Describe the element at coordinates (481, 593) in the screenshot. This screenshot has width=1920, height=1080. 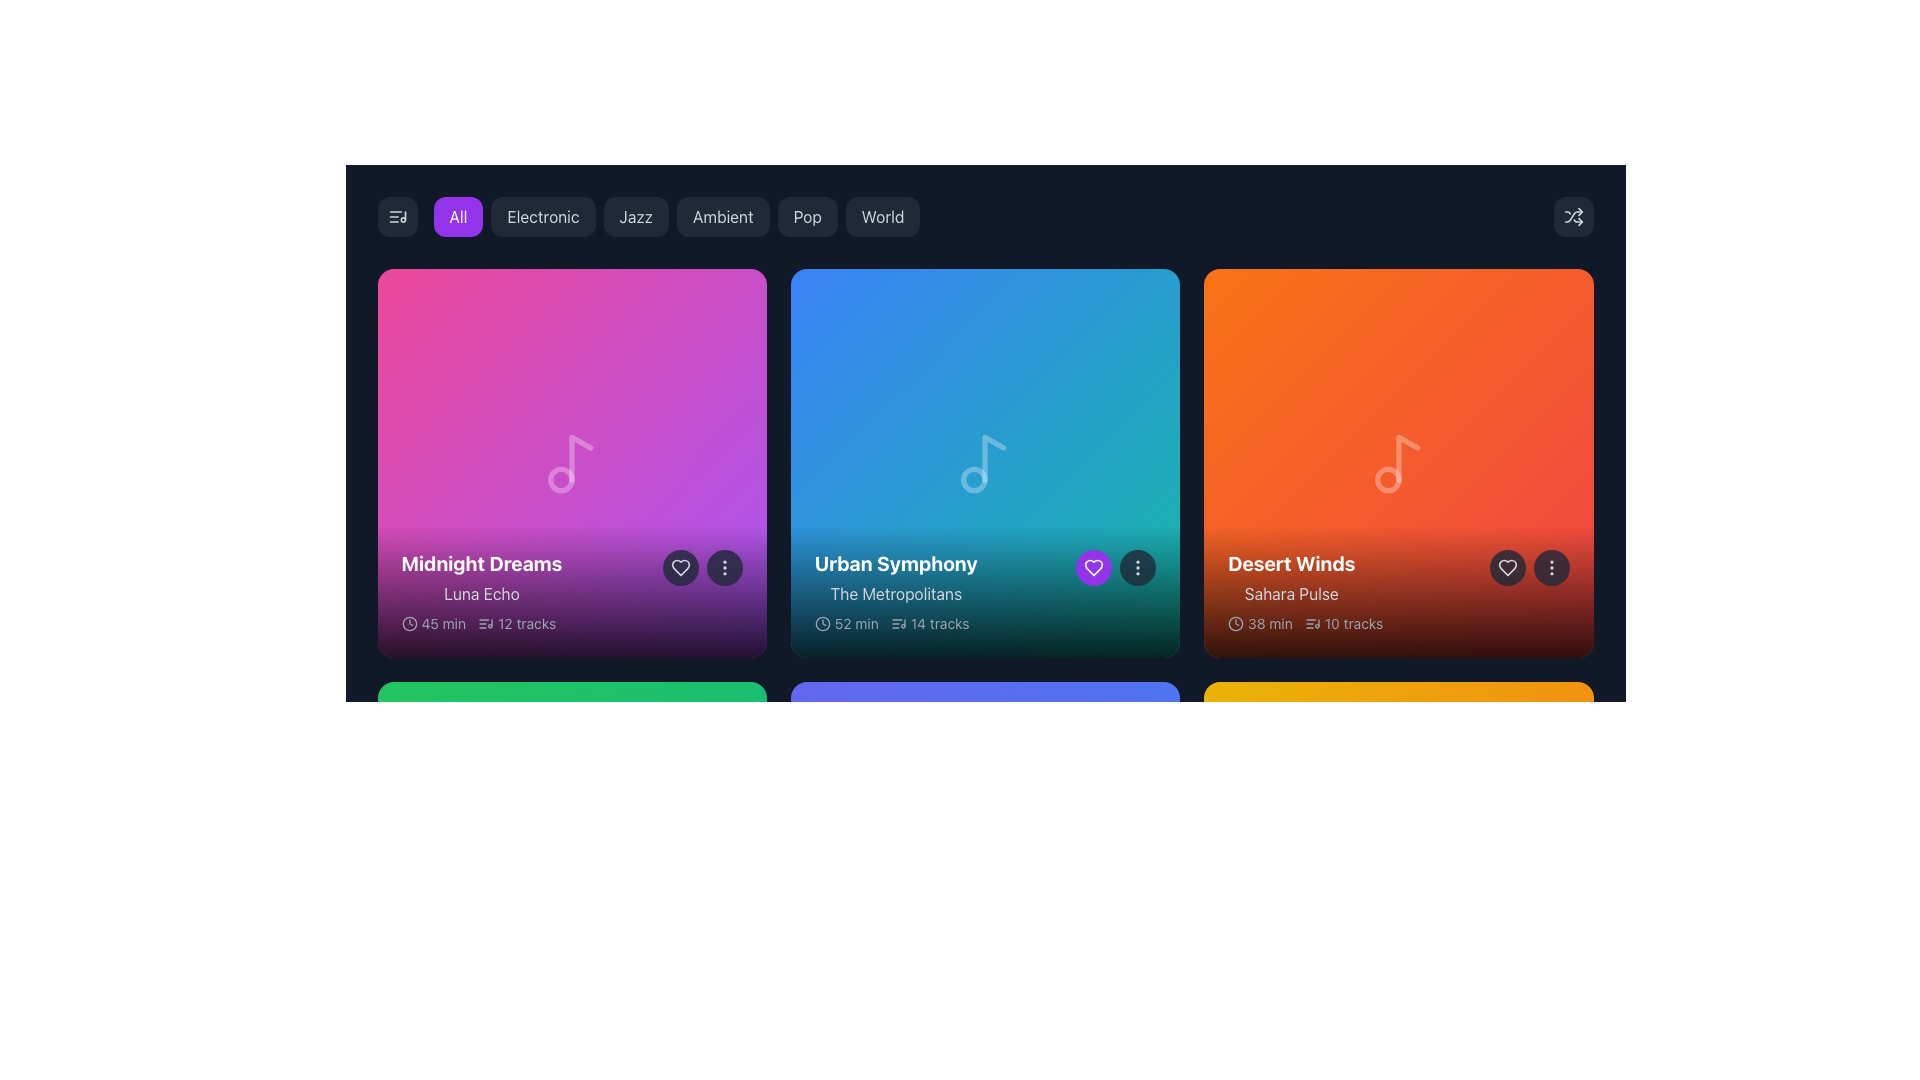
I see `text label that provides additional information about the primary text 'Midnight Dreams', positioned directly below the sibling element within the first column and first row of the visible grid` at that location.